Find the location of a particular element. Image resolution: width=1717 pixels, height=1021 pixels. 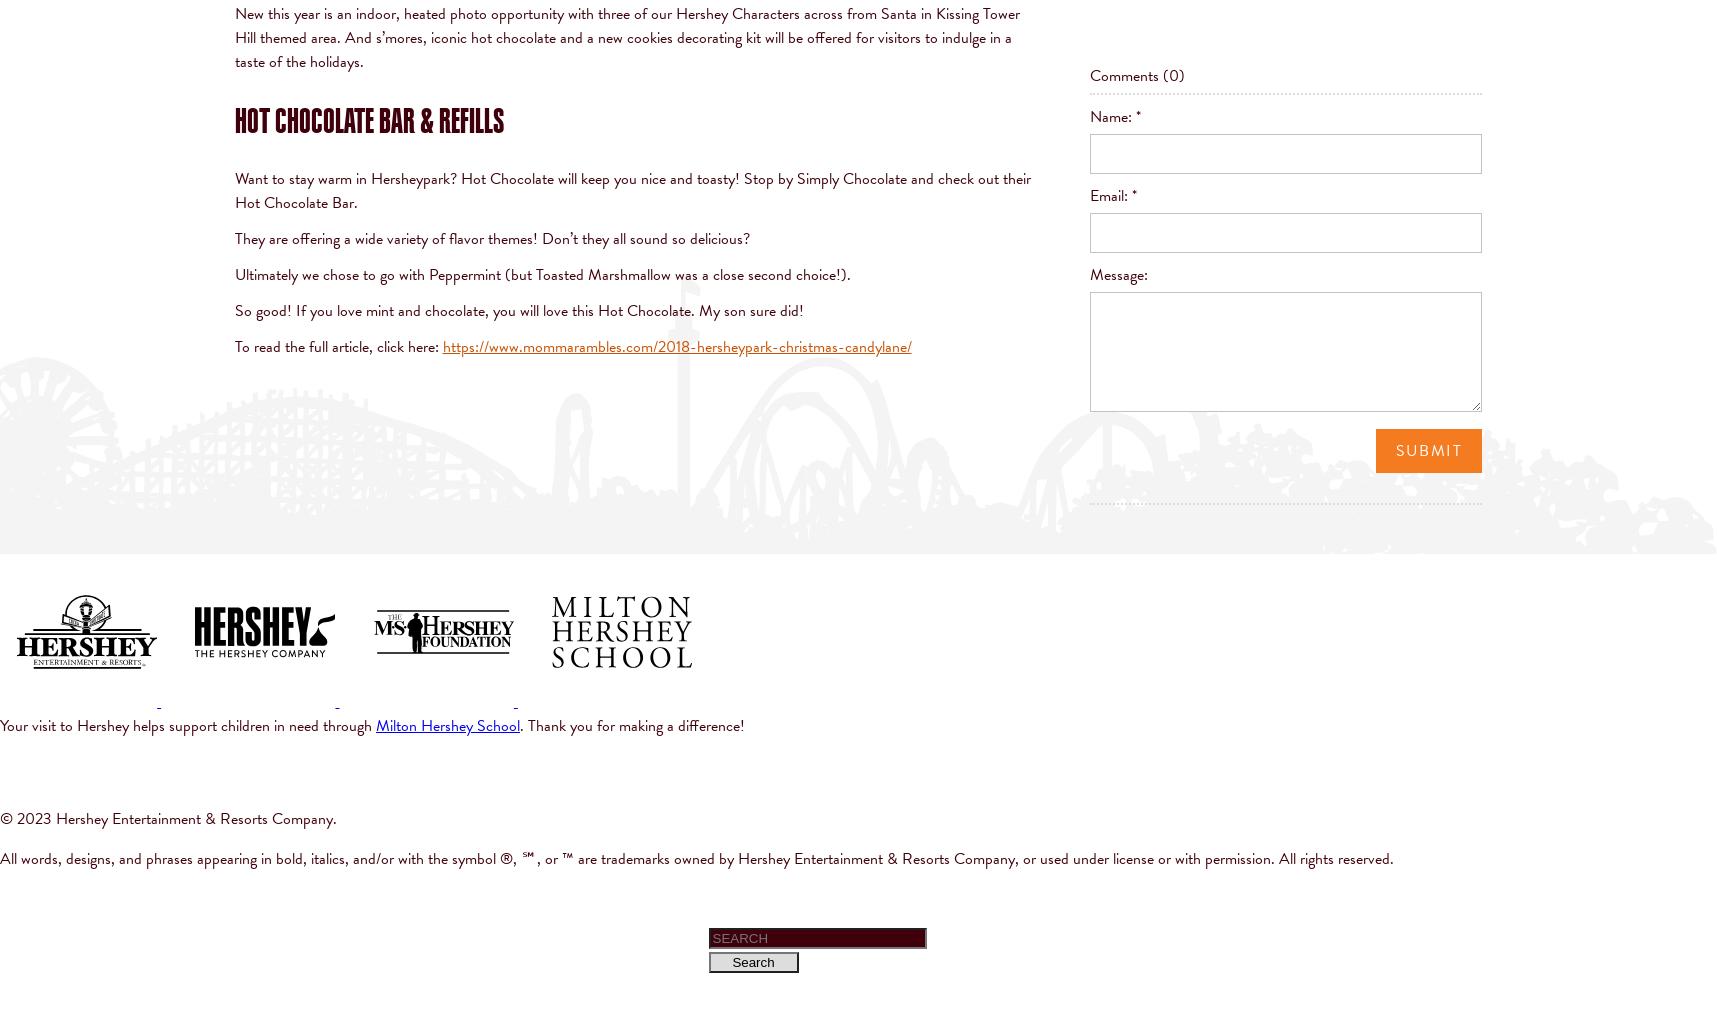

'Hot Chocolate Bar & Refills' is located at coordinates (368, 119).